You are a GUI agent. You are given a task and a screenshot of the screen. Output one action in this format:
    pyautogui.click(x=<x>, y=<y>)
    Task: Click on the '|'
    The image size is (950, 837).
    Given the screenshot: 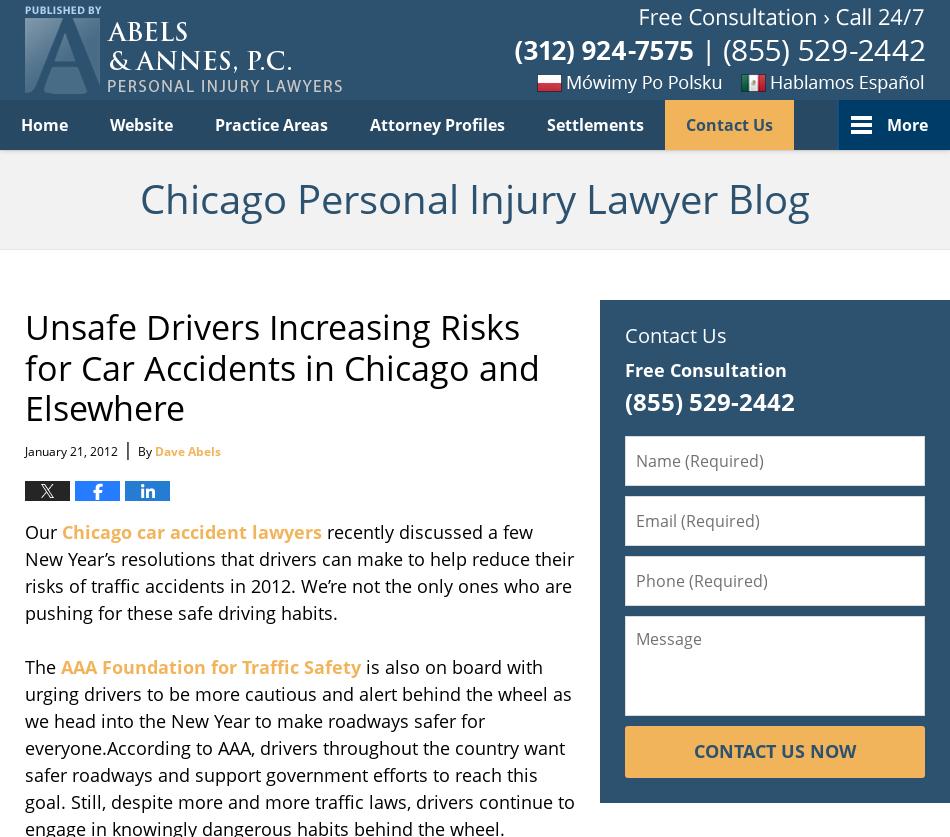 What is the action you would take?
    pyautogui.click(x=127, y=446)
    